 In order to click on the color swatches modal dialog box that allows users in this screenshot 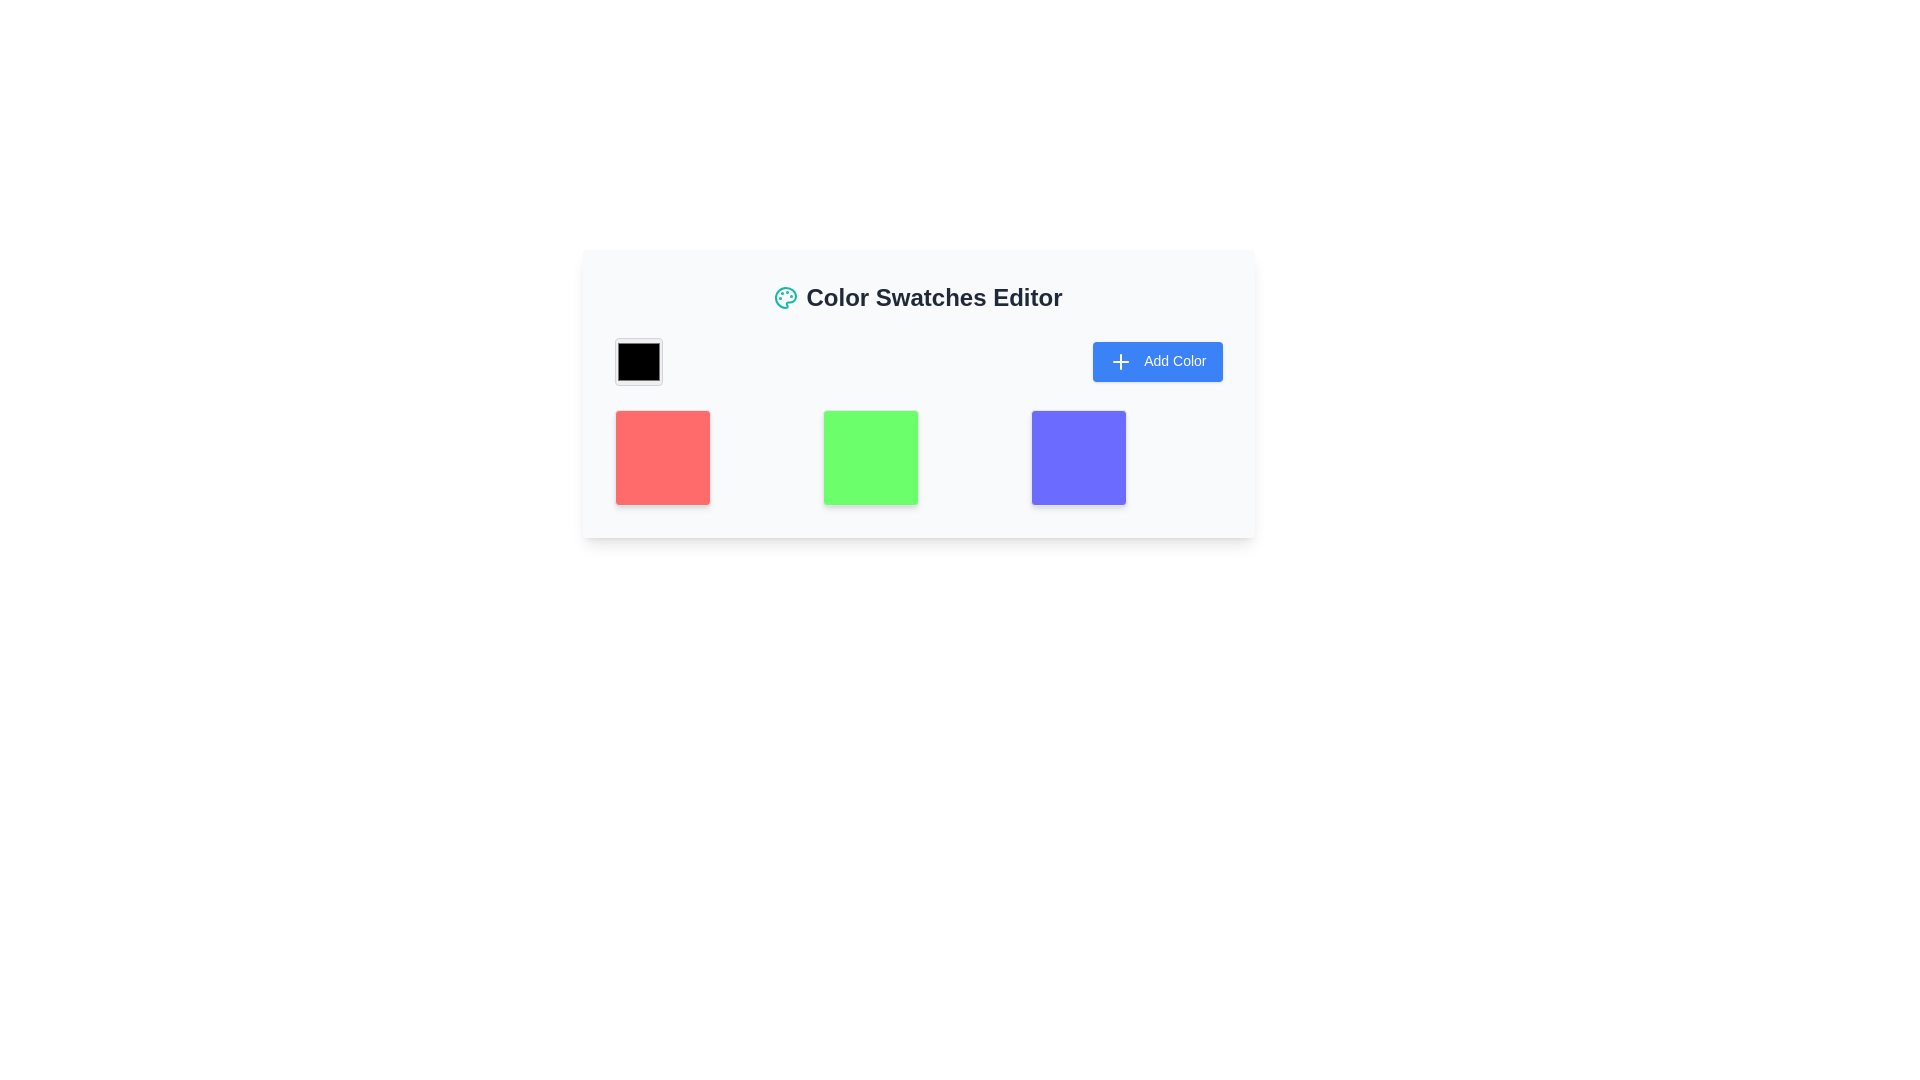, I will do `click(917, 393)`.